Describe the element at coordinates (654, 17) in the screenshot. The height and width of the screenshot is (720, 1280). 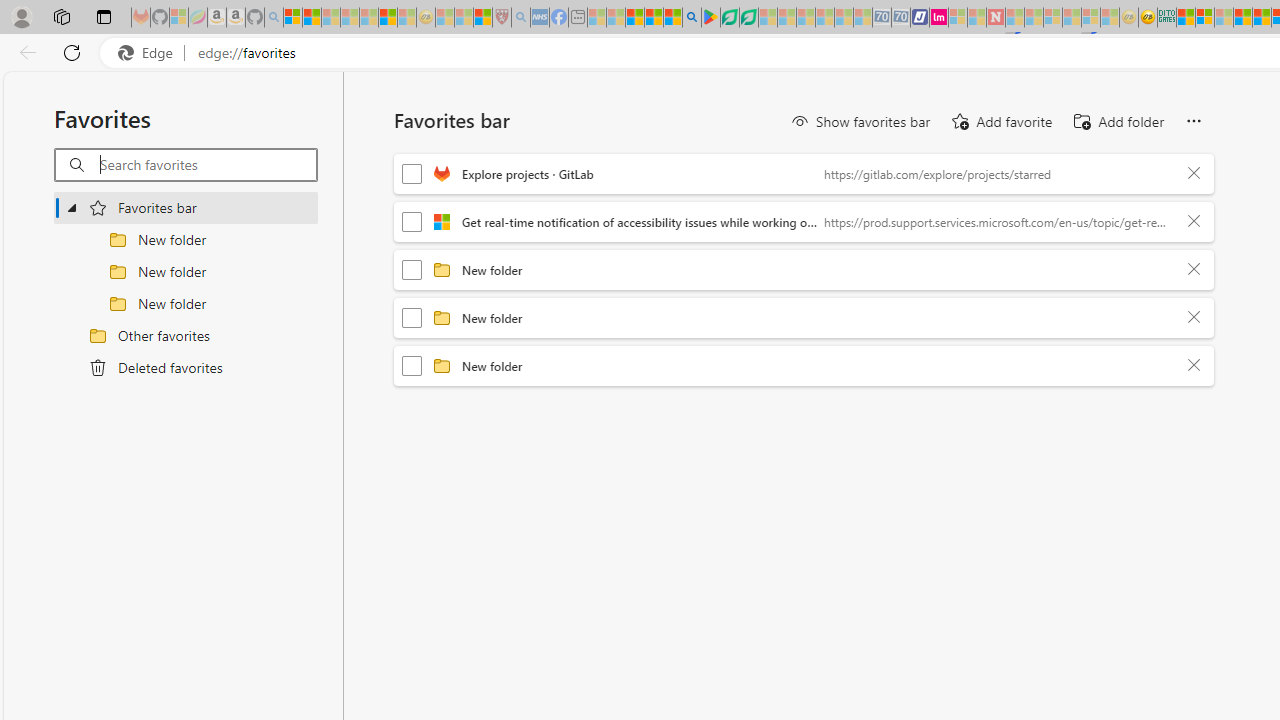
I see `'Pets - MSN'` at that location.